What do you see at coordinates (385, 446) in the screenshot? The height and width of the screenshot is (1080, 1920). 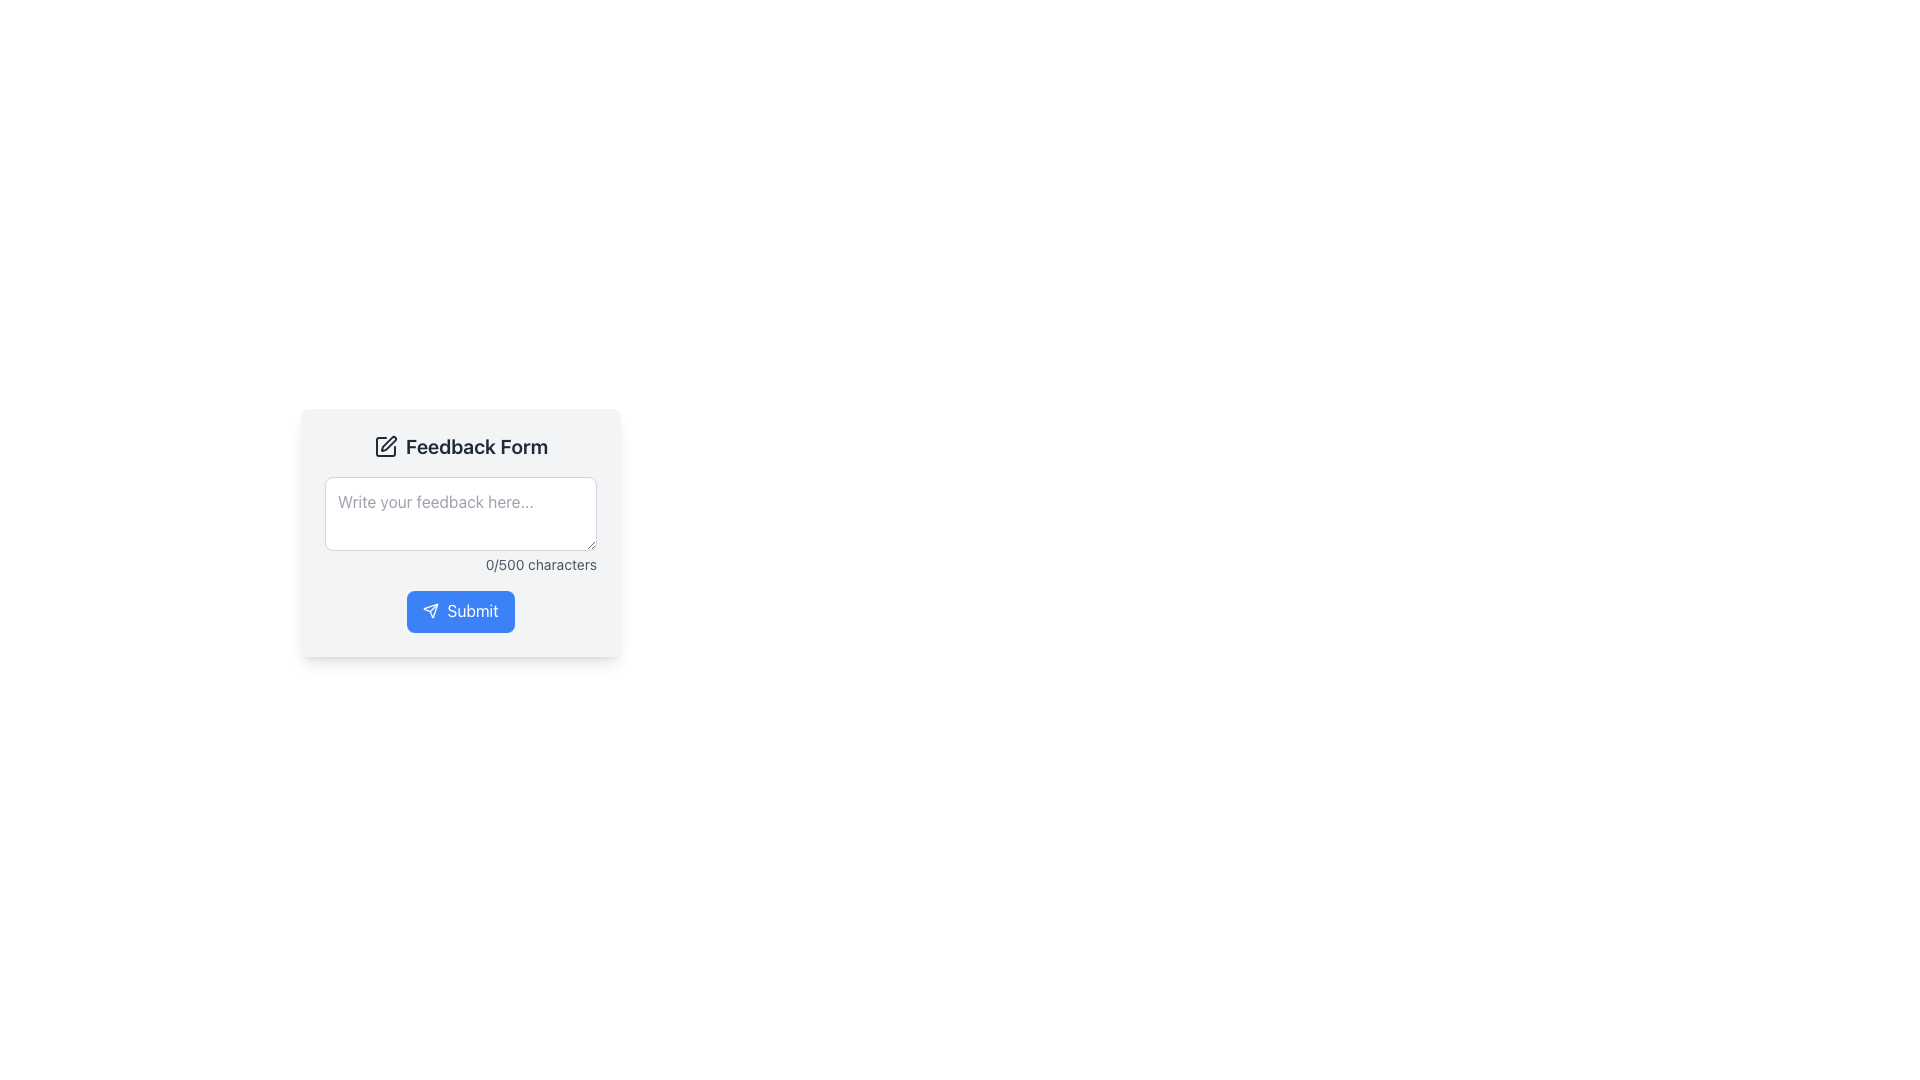 I see `the pen icon with a square outline that is located to the left of the 'Feedback Form' text, which is the first visible element in the top portion of the interface` at bounding box center [385, 446].